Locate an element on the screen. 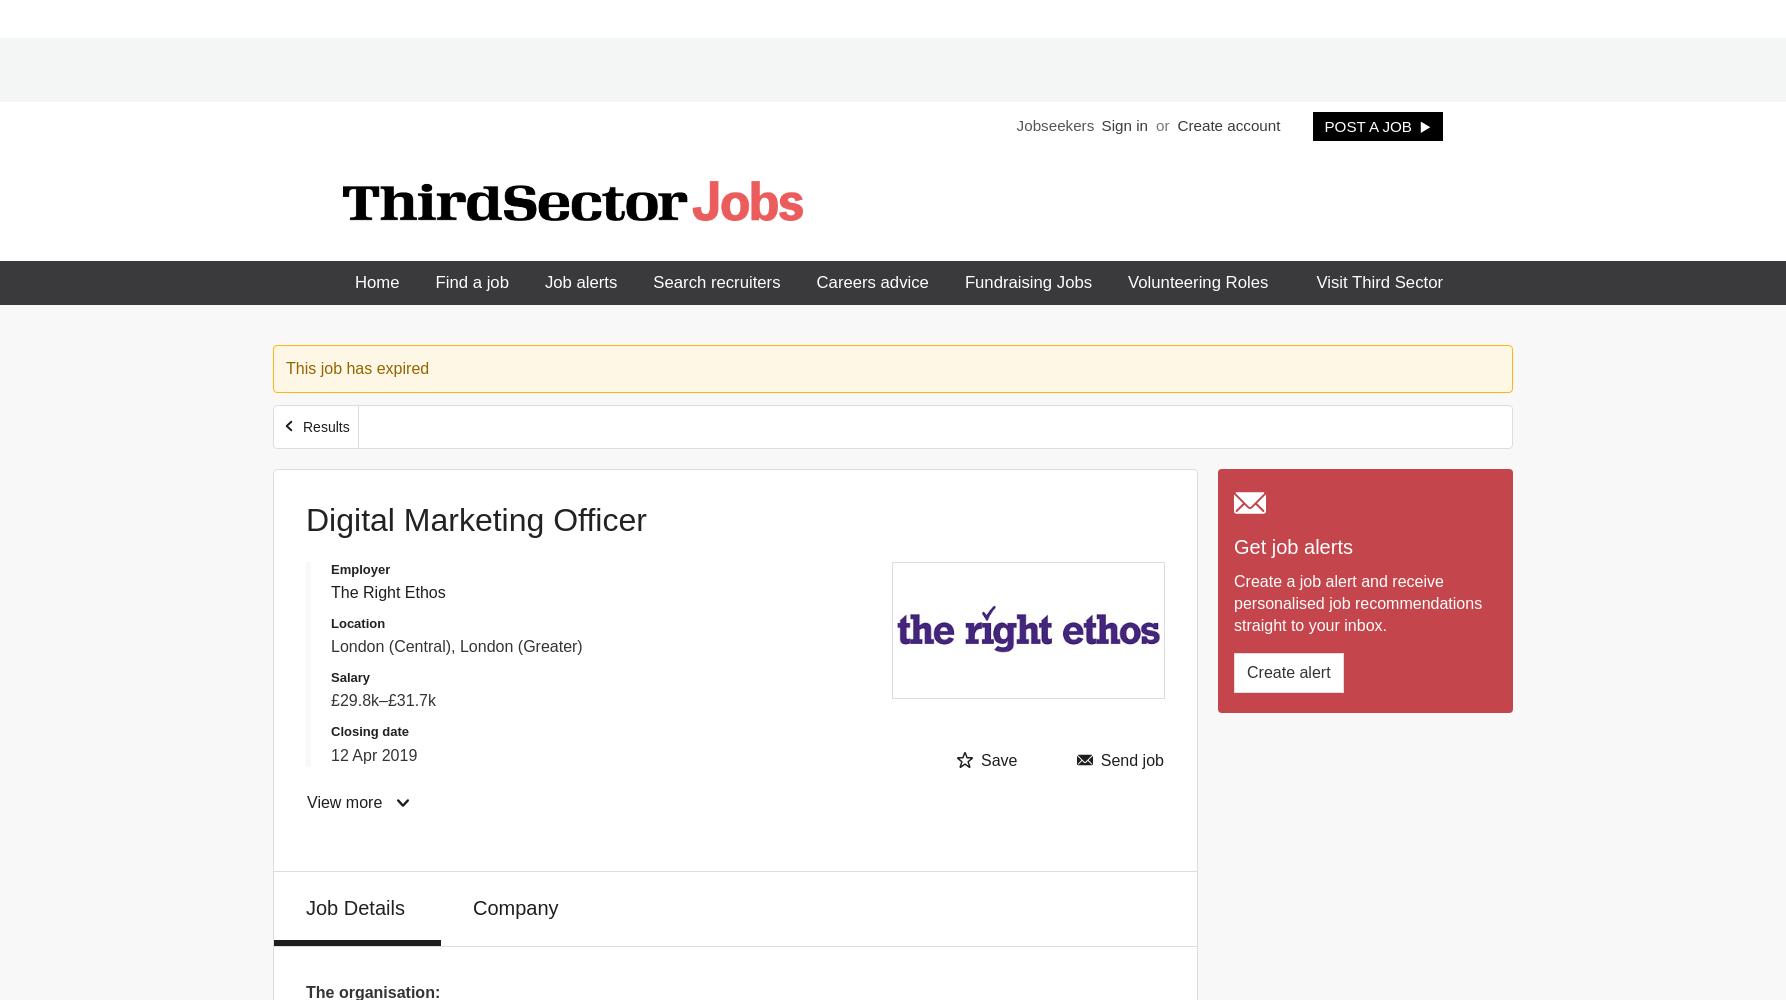 Image resolution: width=1786 pixels, height=1000 pixels. 'POST A JOB' is located at coordinates (1323, 125).